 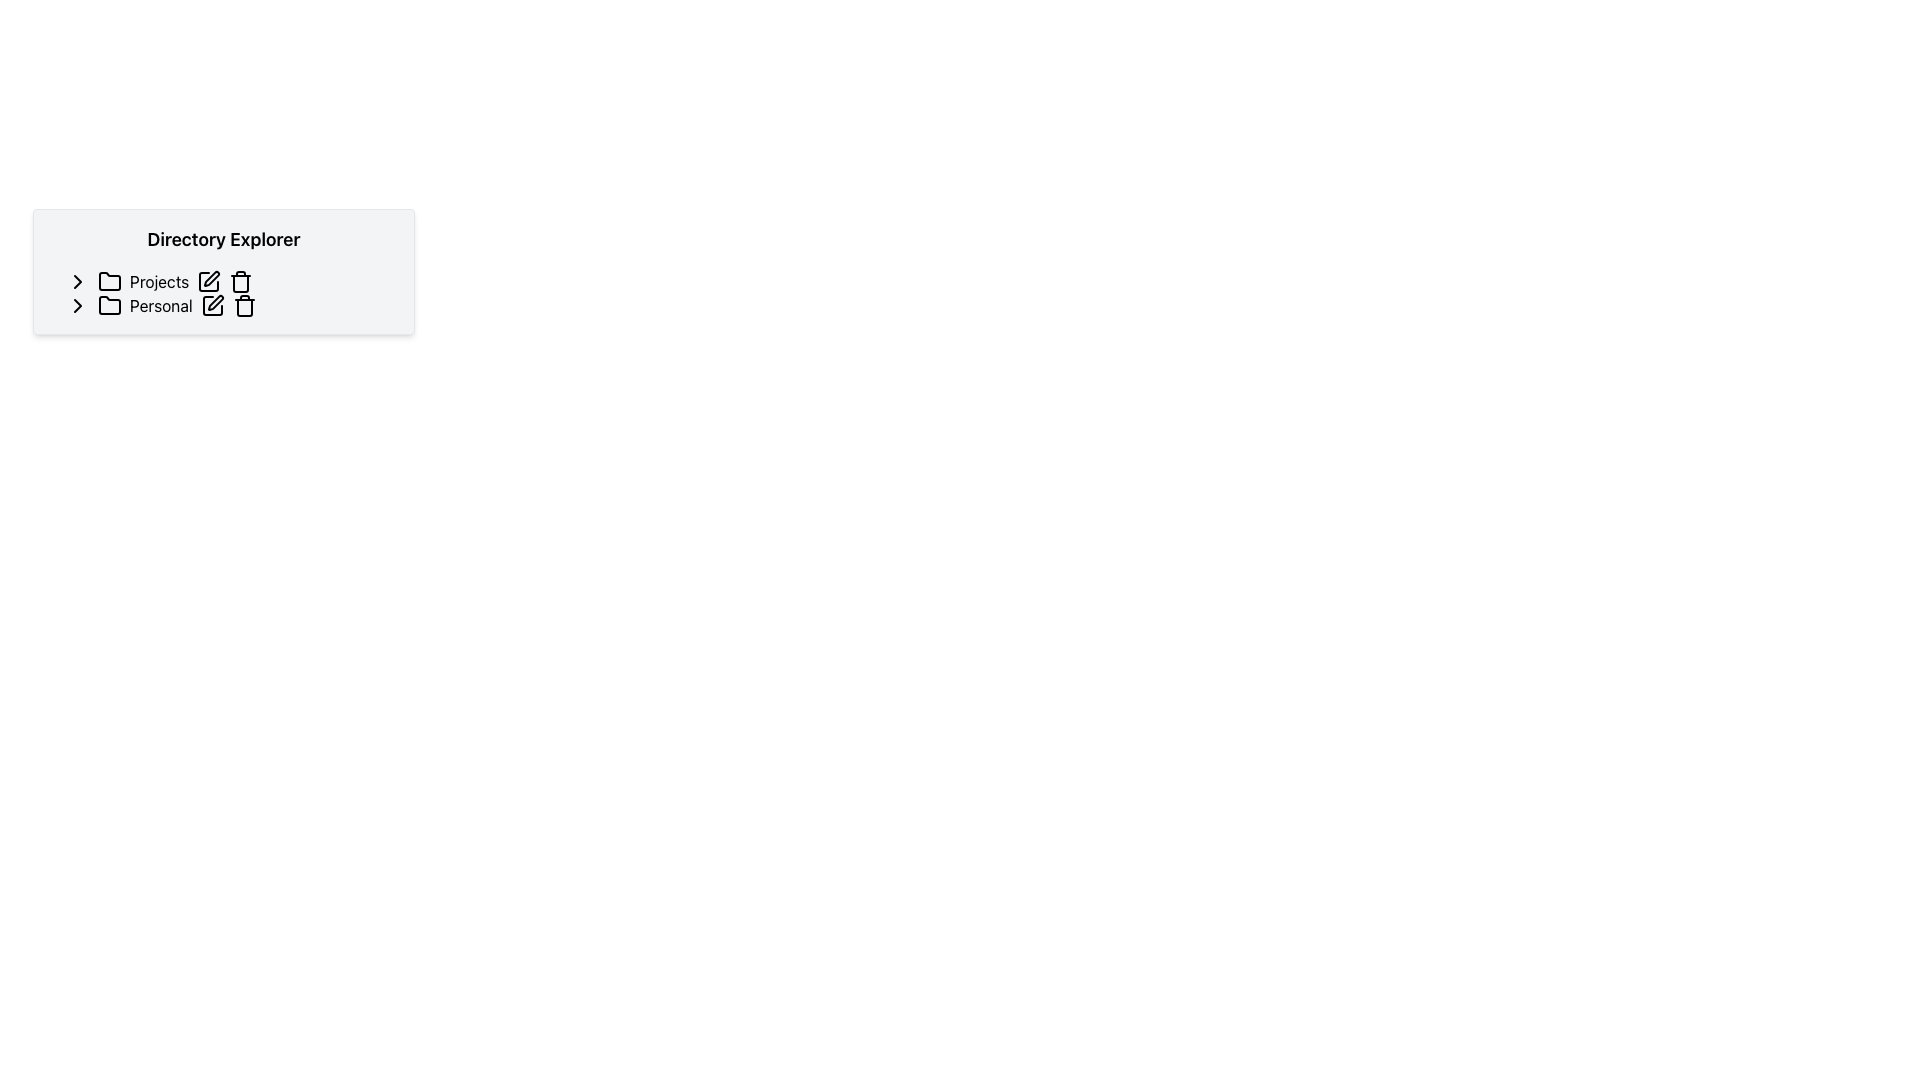 What do you see at coordinates (225, 281) in the screenshot?
I see `the group of interactive icons located to the right of the 'Projects' label in the directory explorer interface` at bounding box center [225, 281].